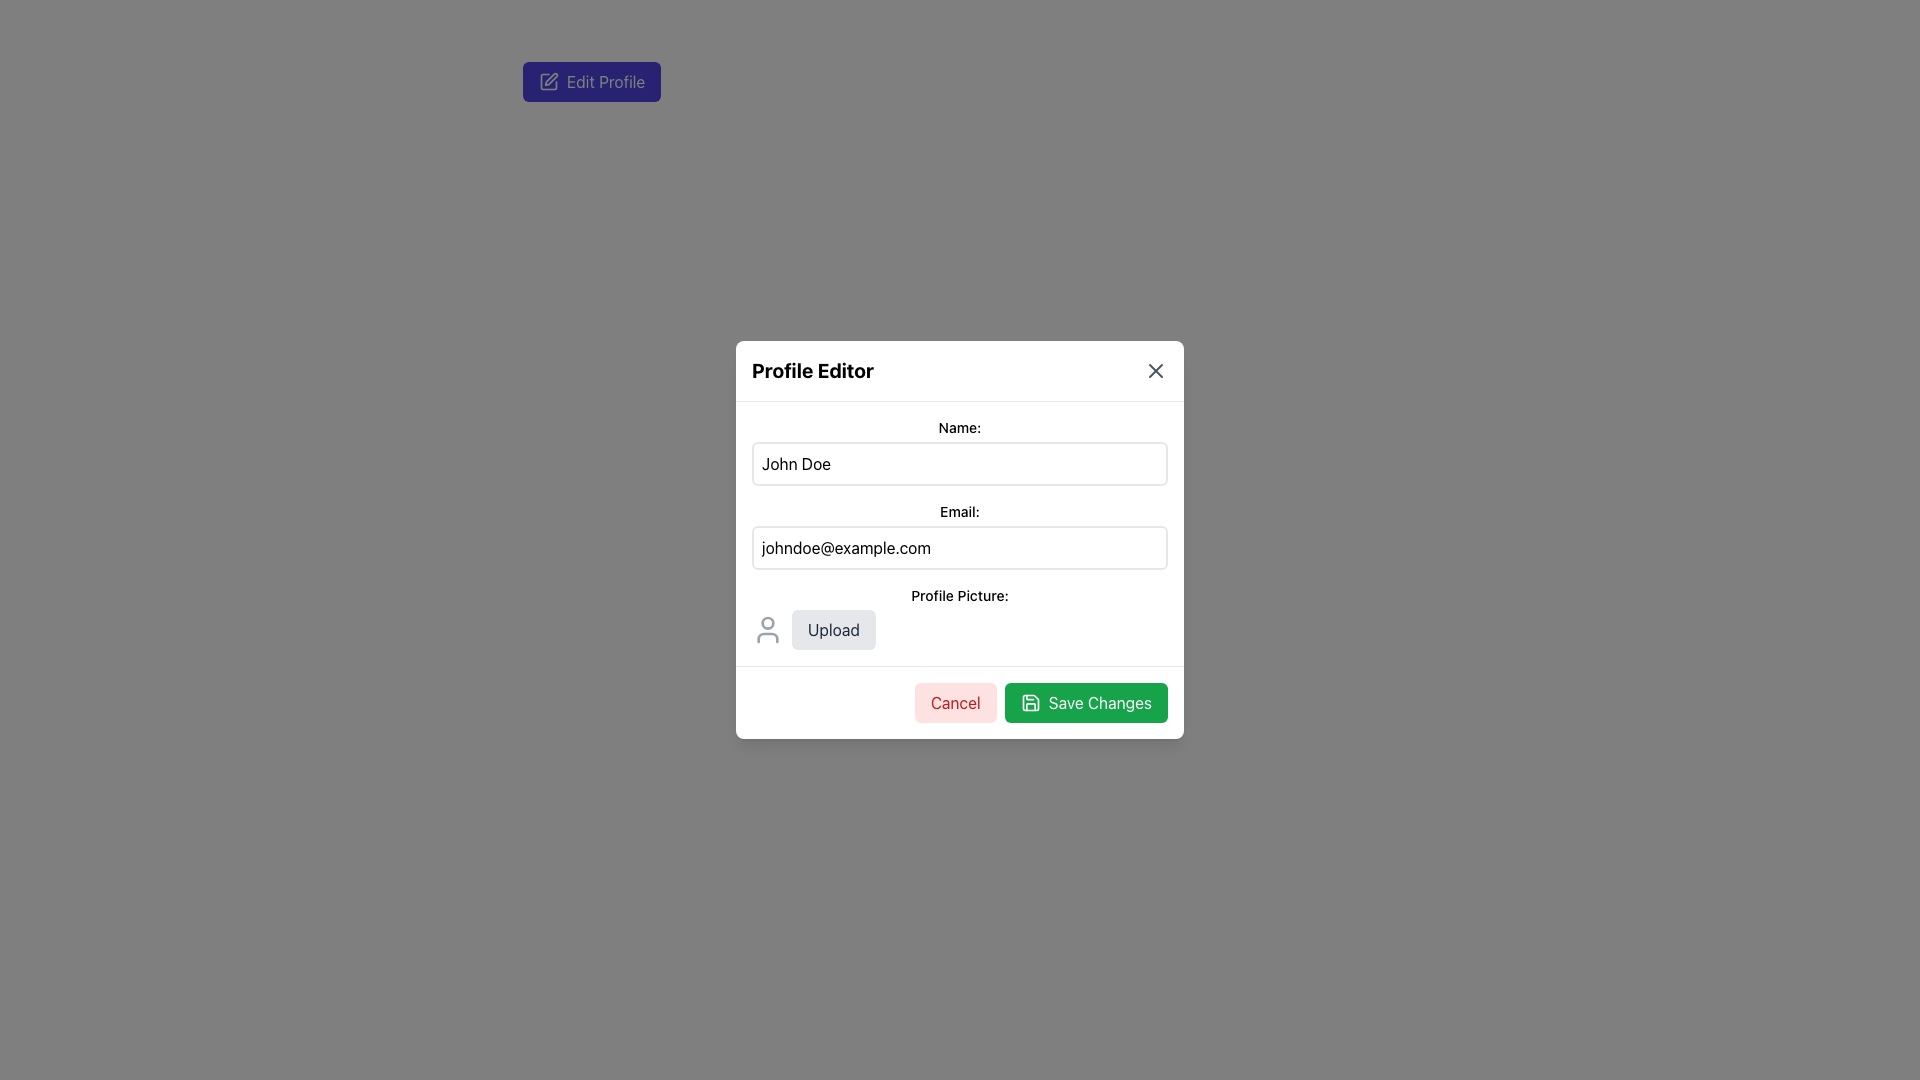 The width and height of the screenshot is (1920, 1080). Describe the element at coordinates (960, 535) in the screenshot. I see `the Email input field in the Profile Editor form to focus on it` at that location.